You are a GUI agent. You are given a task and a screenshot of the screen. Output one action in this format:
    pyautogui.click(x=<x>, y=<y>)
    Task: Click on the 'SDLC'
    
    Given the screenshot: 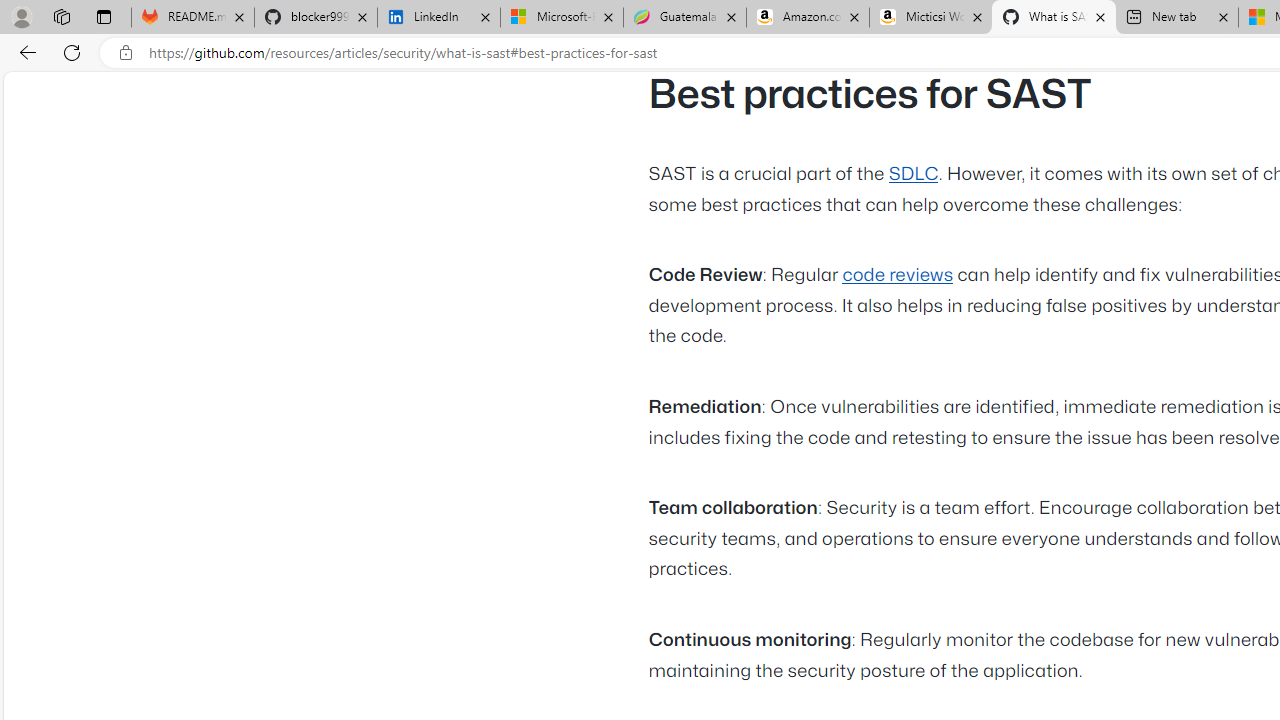 What is the action you would take?
    pyautogui.click(x=912, y=173)
    